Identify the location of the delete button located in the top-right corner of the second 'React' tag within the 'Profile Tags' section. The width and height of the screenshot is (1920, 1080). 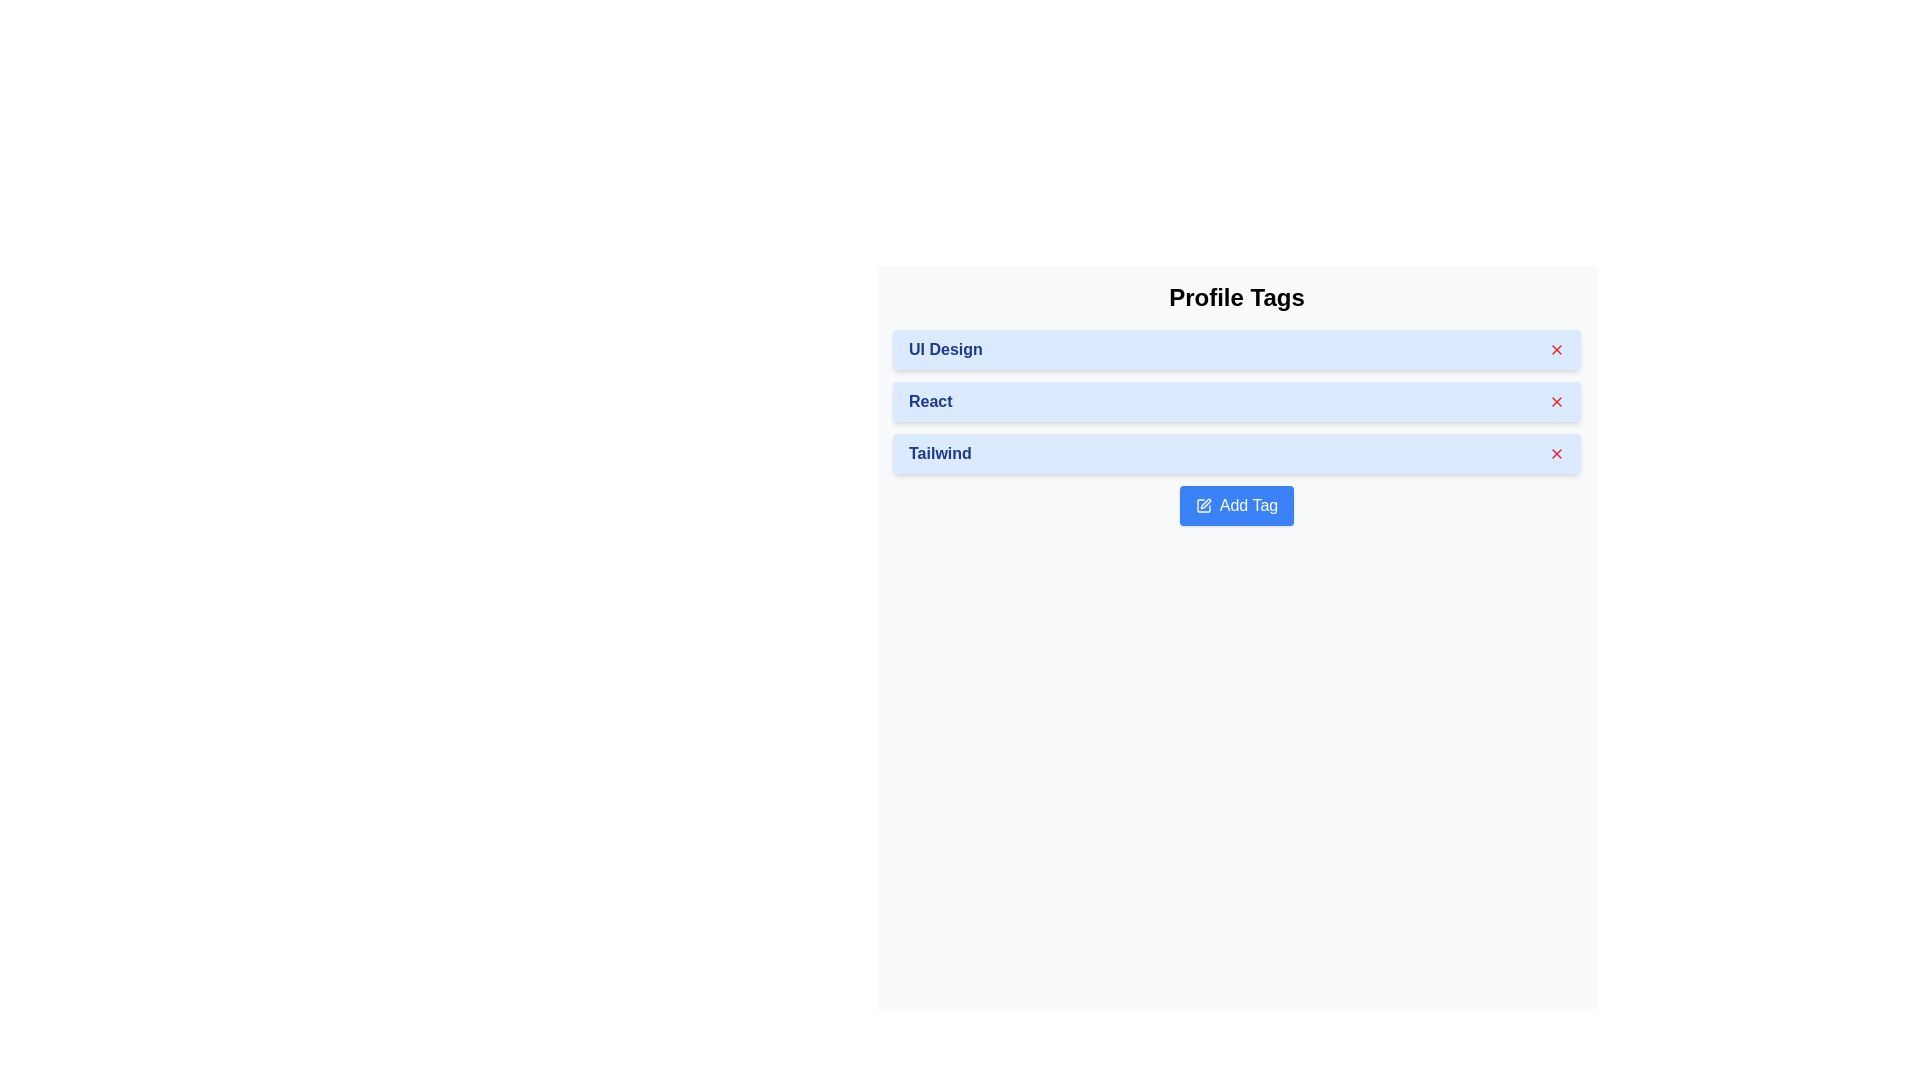
(1555, 401).